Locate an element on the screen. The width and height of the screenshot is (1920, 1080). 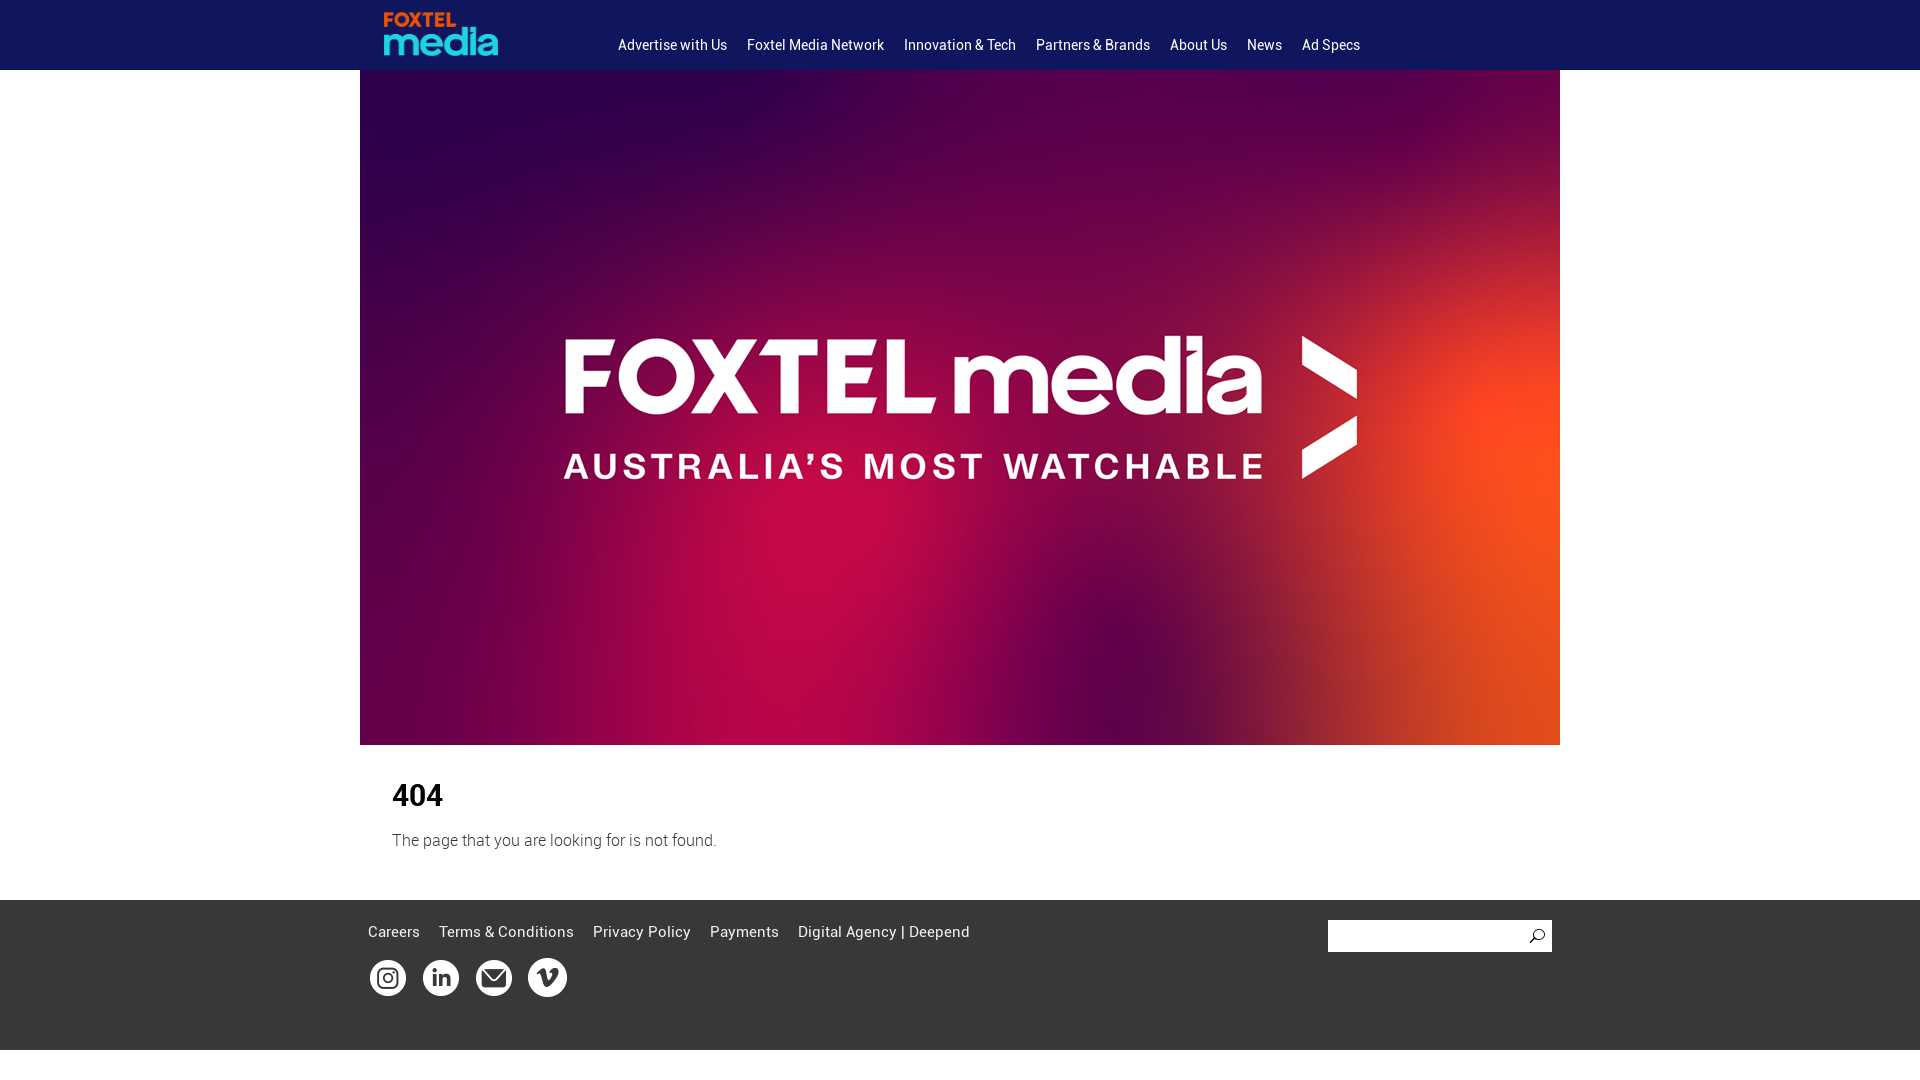
'Advertise with Us' is located at coordinates (672, 45).